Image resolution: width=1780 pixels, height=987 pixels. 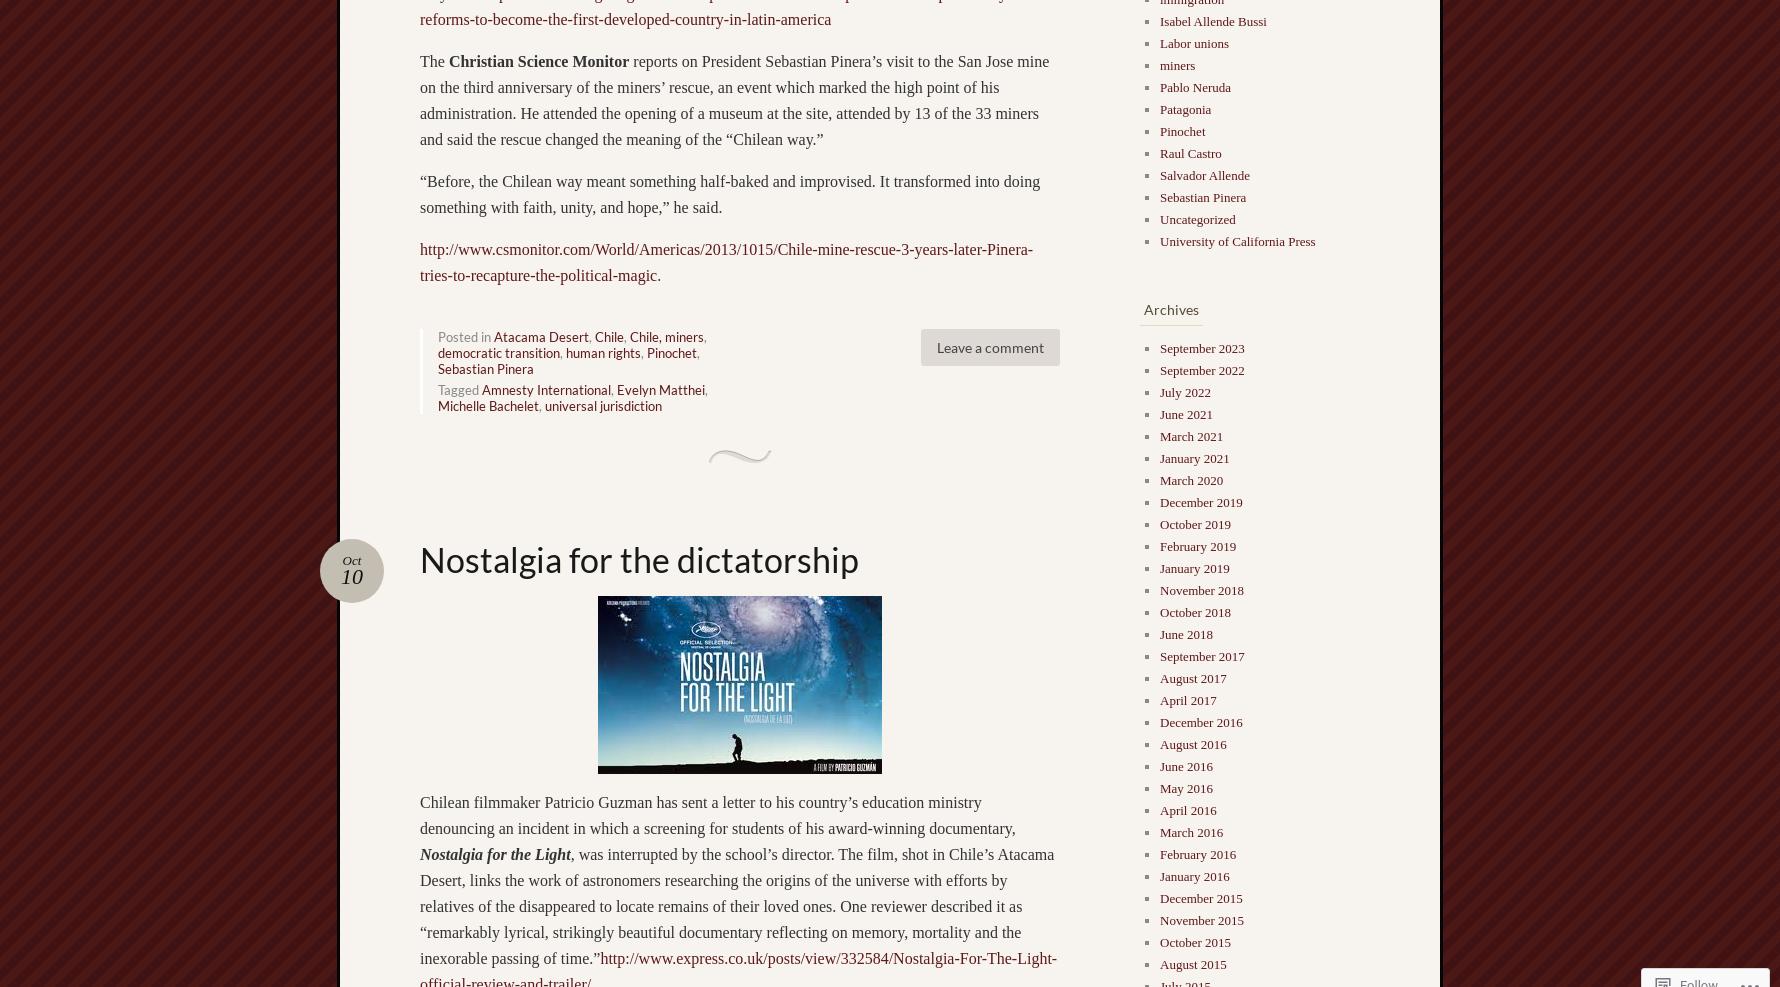 I want to click on ', was interrupted by the school’s director. The film, shot in Chile’s Atacama Desert, links the work of astronomers researching the origins of the universe with efforts by relatives of the disappeared to locate remains of their loved ones. One reviewer described it as “remarkably lyrical, strikingly beautiful documentary reflecting on memory, mortality and the inexorable passing of time.”', so click(x=735, y=904).